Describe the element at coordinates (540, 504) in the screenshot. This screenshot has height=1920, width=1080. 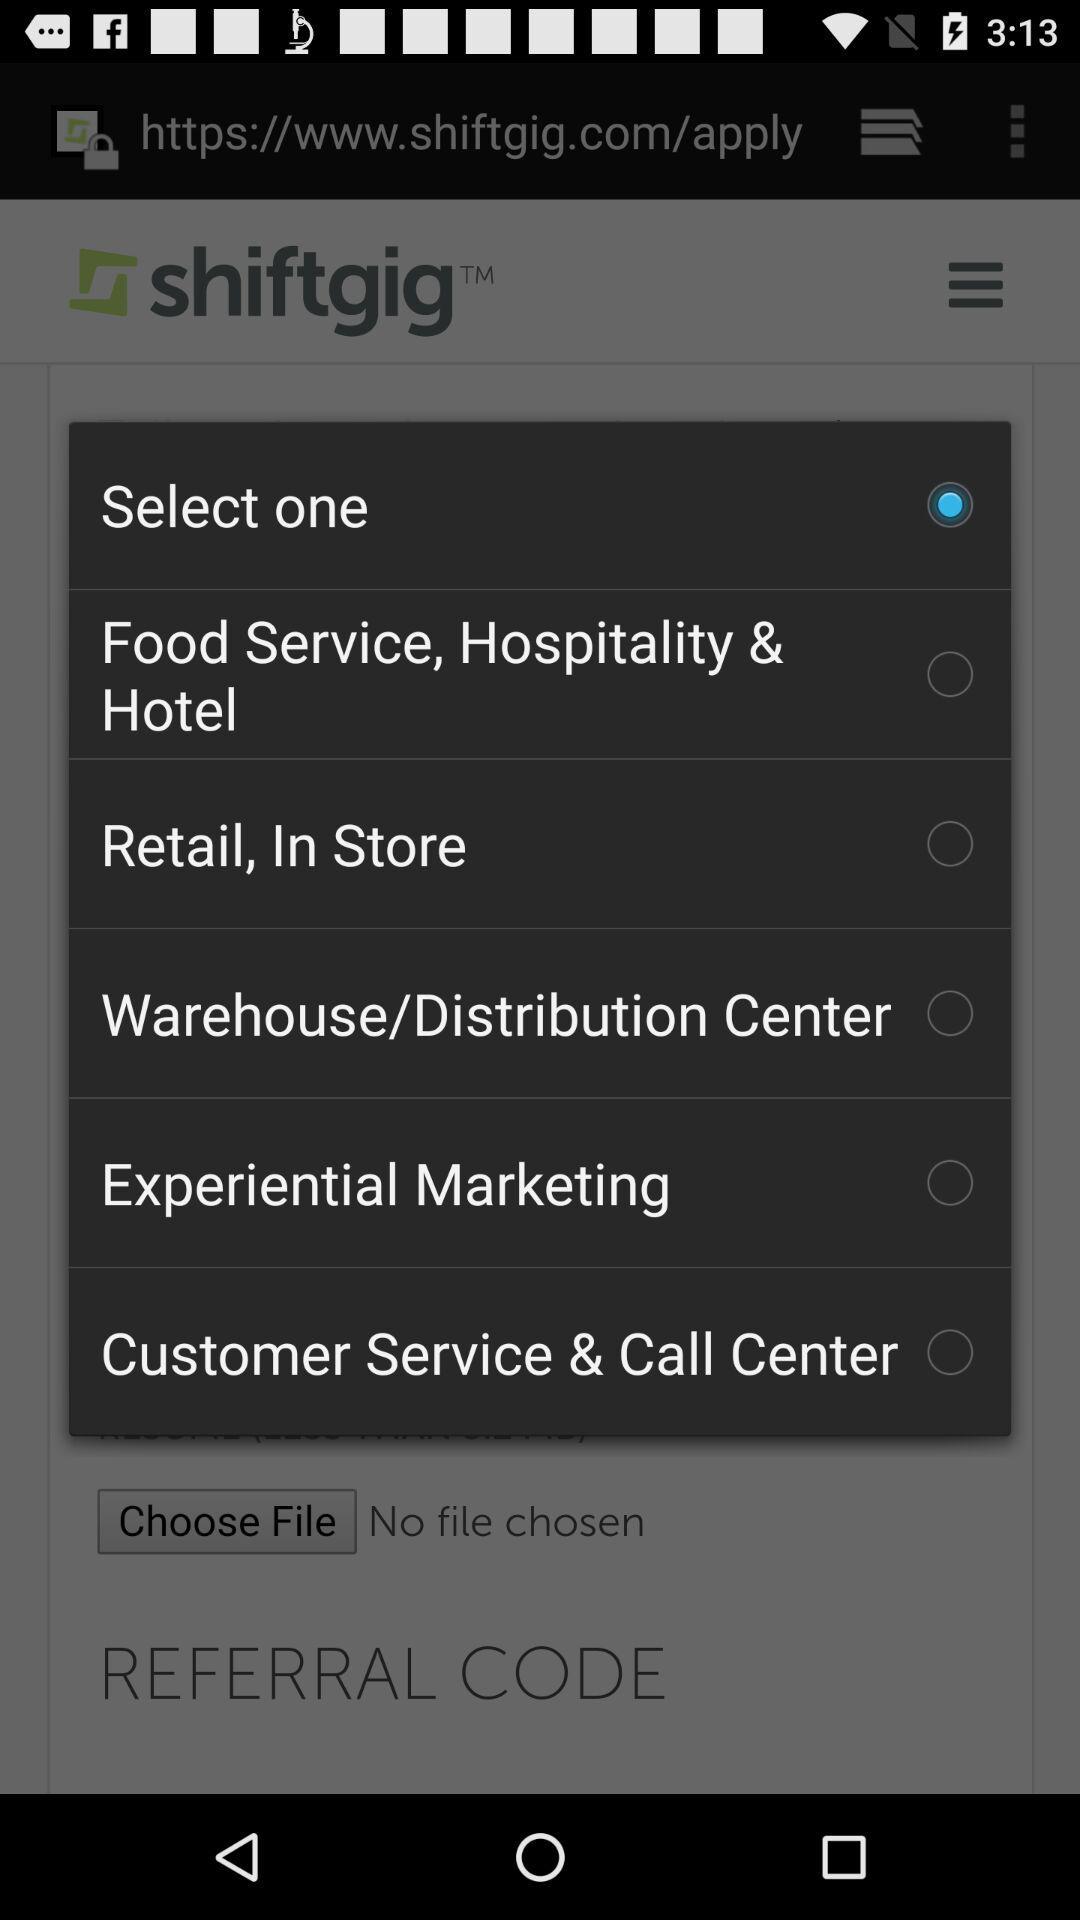
I see `the checkbox above the food service hospitality checkbox` at that location.